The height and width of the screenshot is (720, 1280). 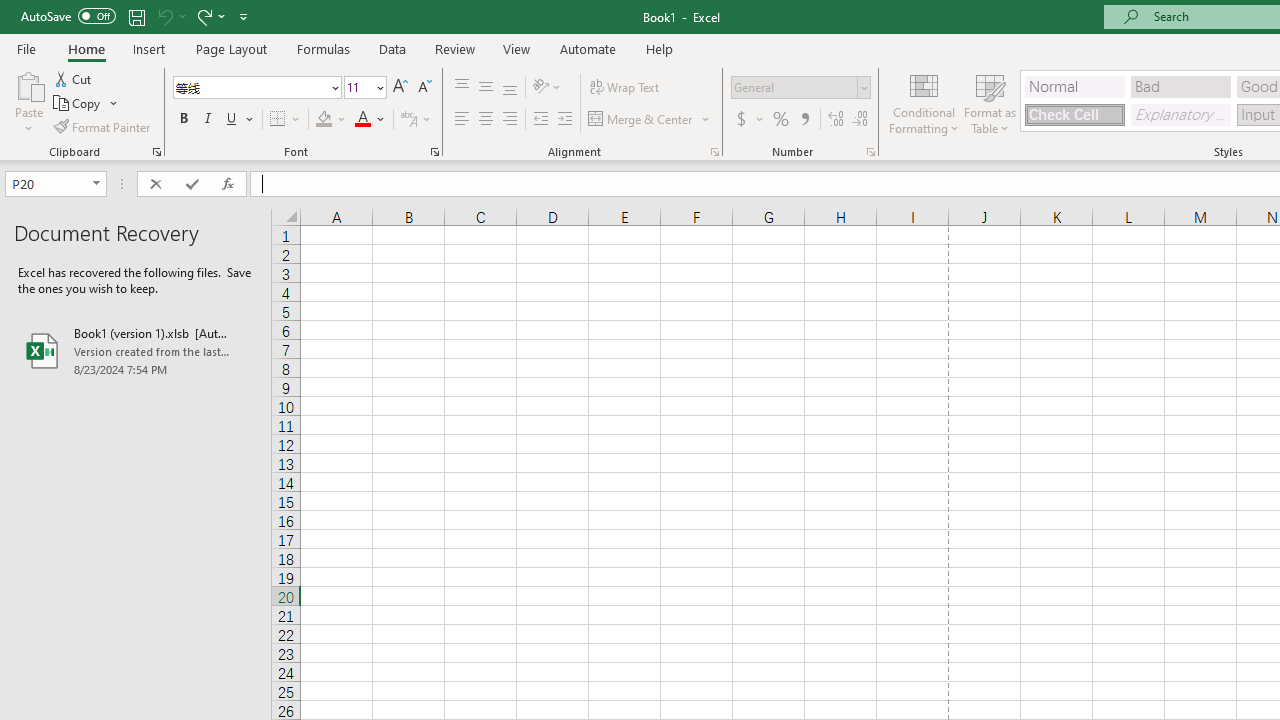 I want to click on 'Decrease Font Size', so click(x=423, y=86).